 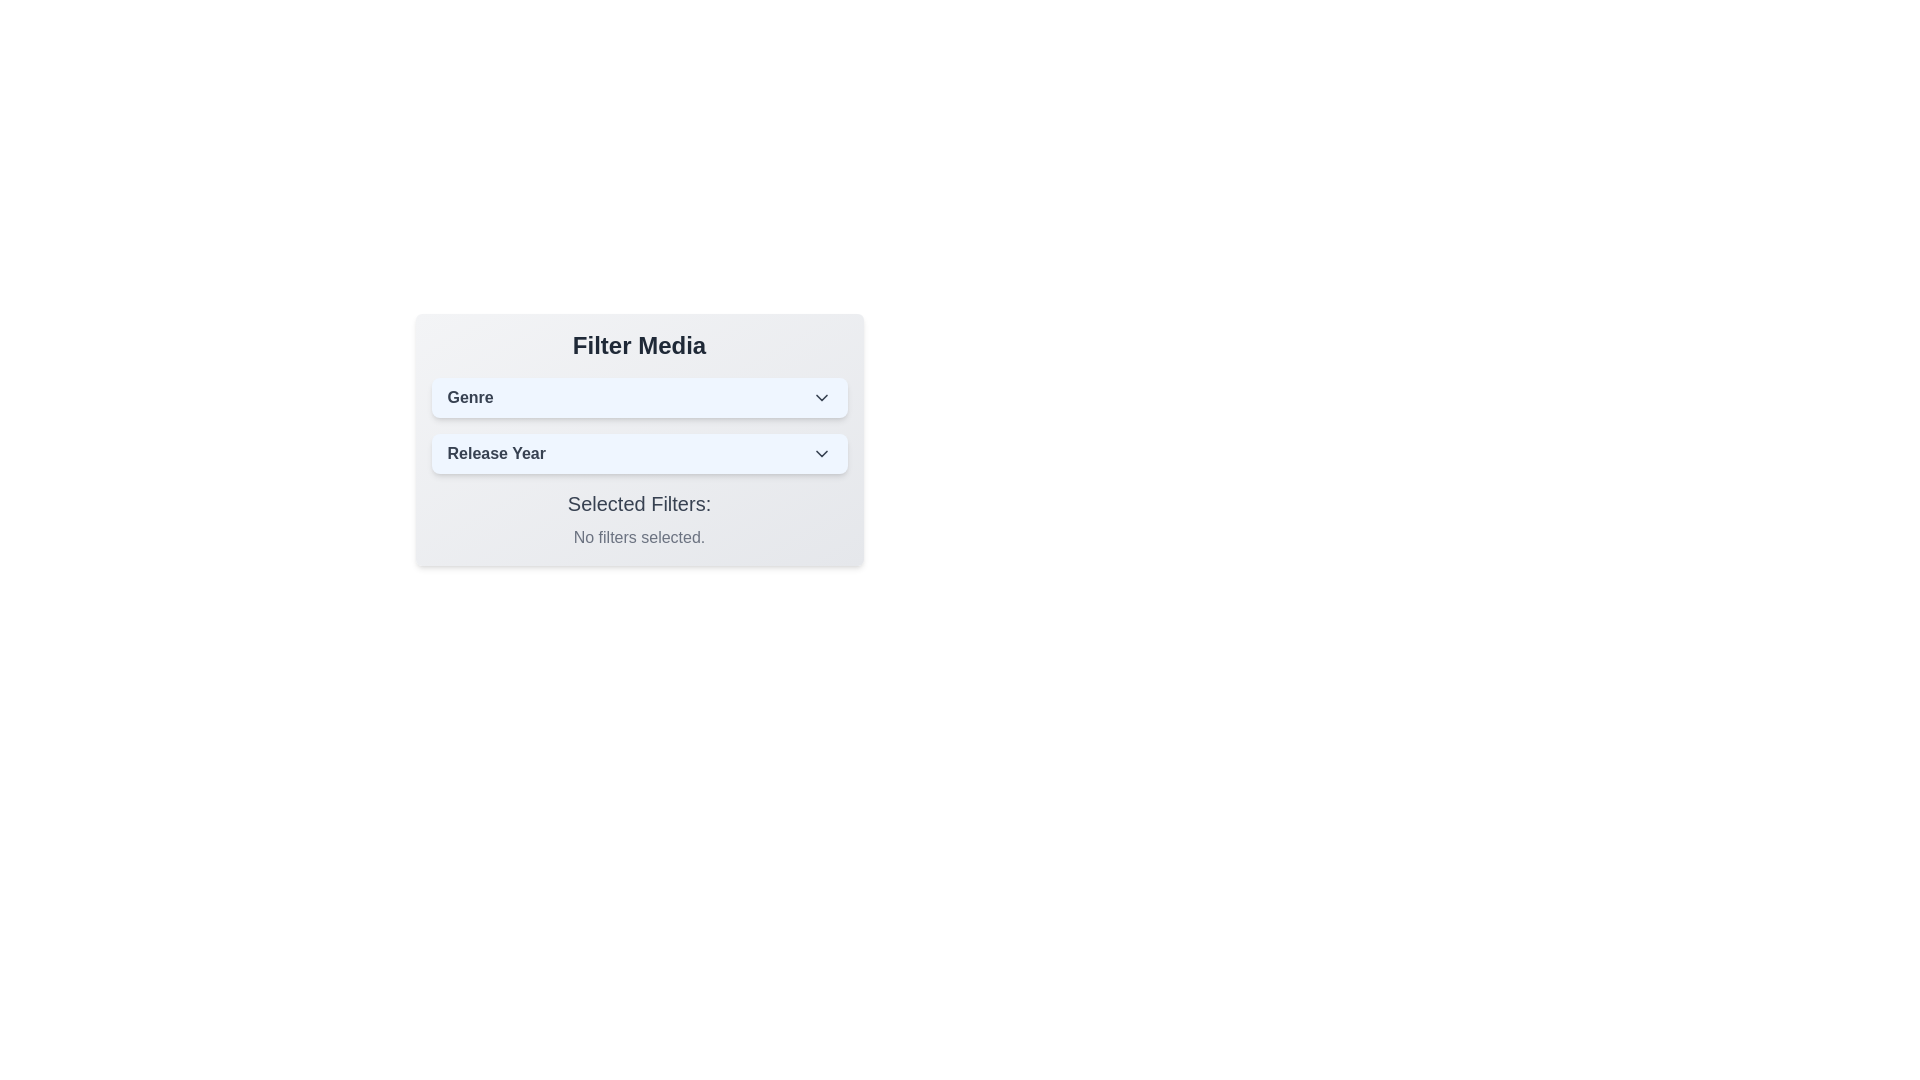 I want to click on the text label indicating that no filters have currently been selected, located below 'Selected Filters:' in the 'Filter Media' modal interface, so click(x=638, y=536).